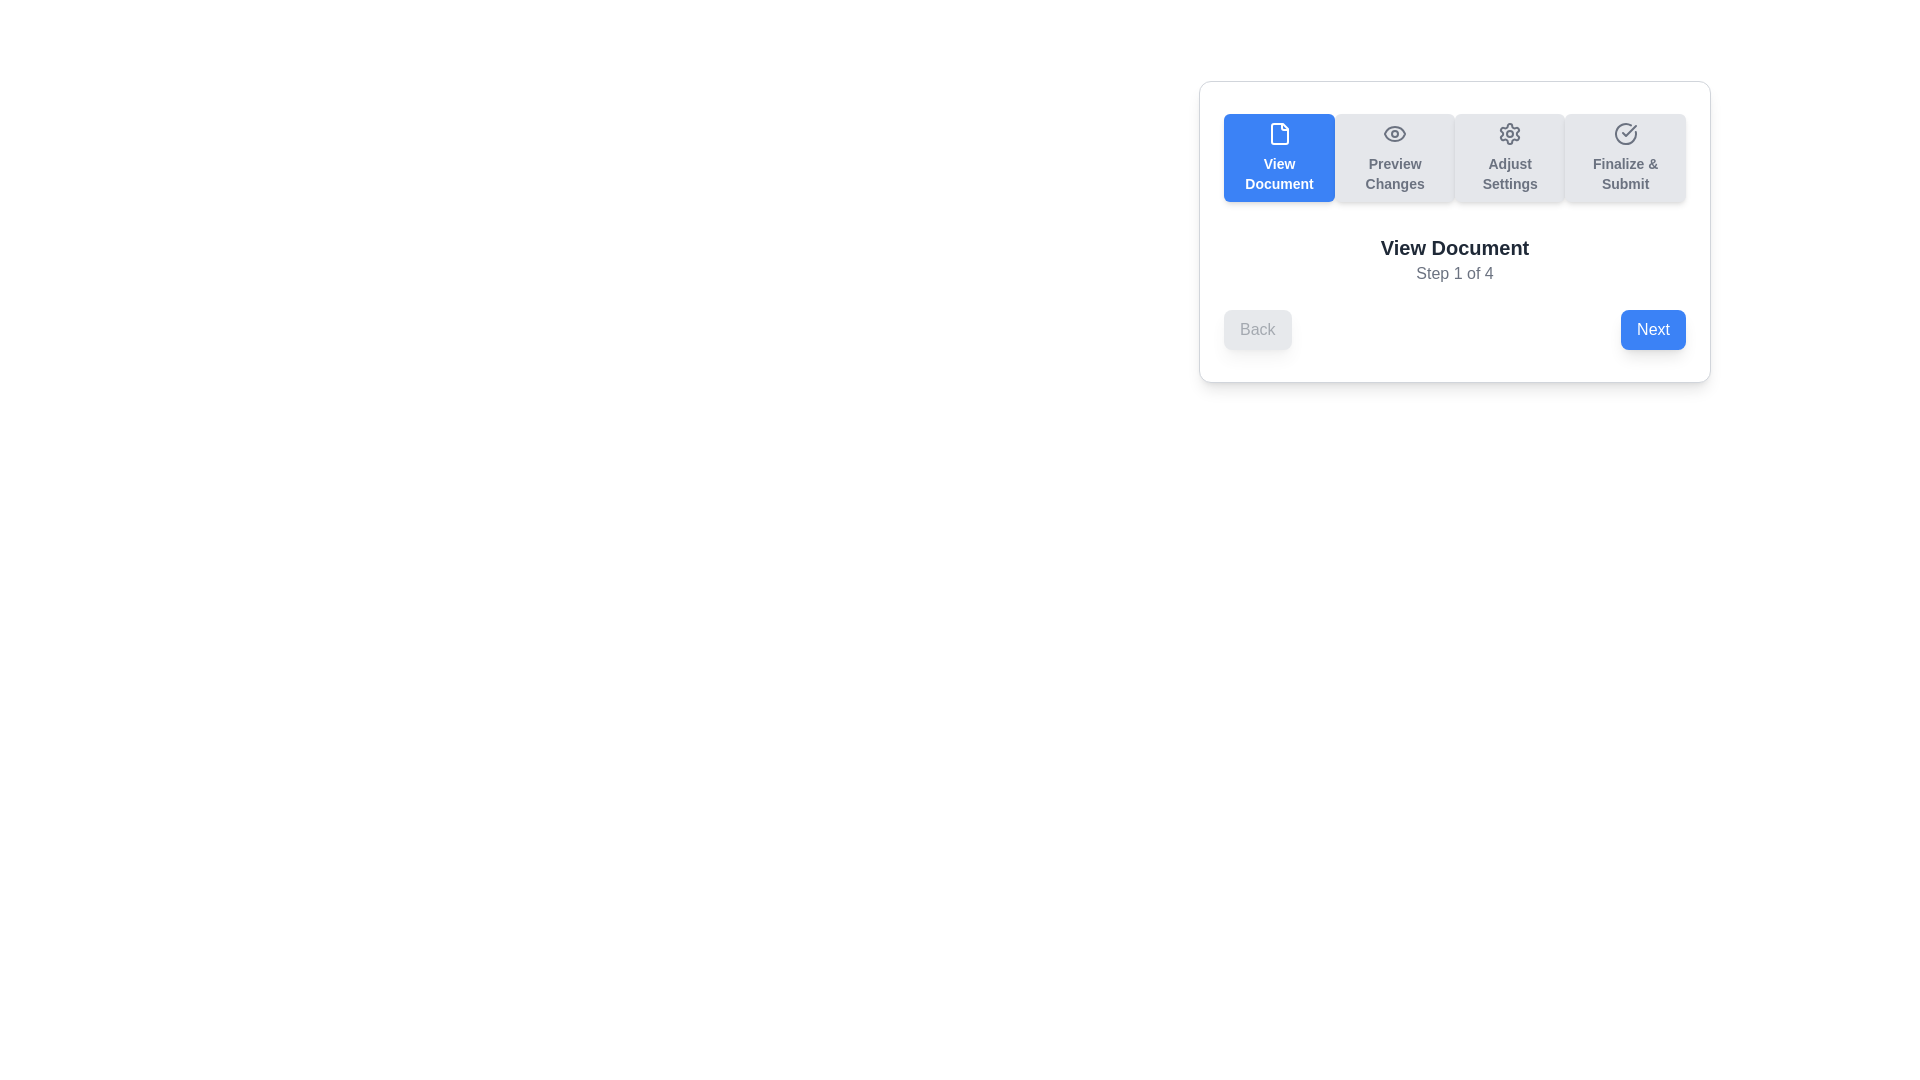 The height and width of the screenshot is (1080, 1920). What do you see at coordinates (1394, 157) in the screenshot?
I see `the button corresponding to Preview Changes` at bounding box center [1394, 157].